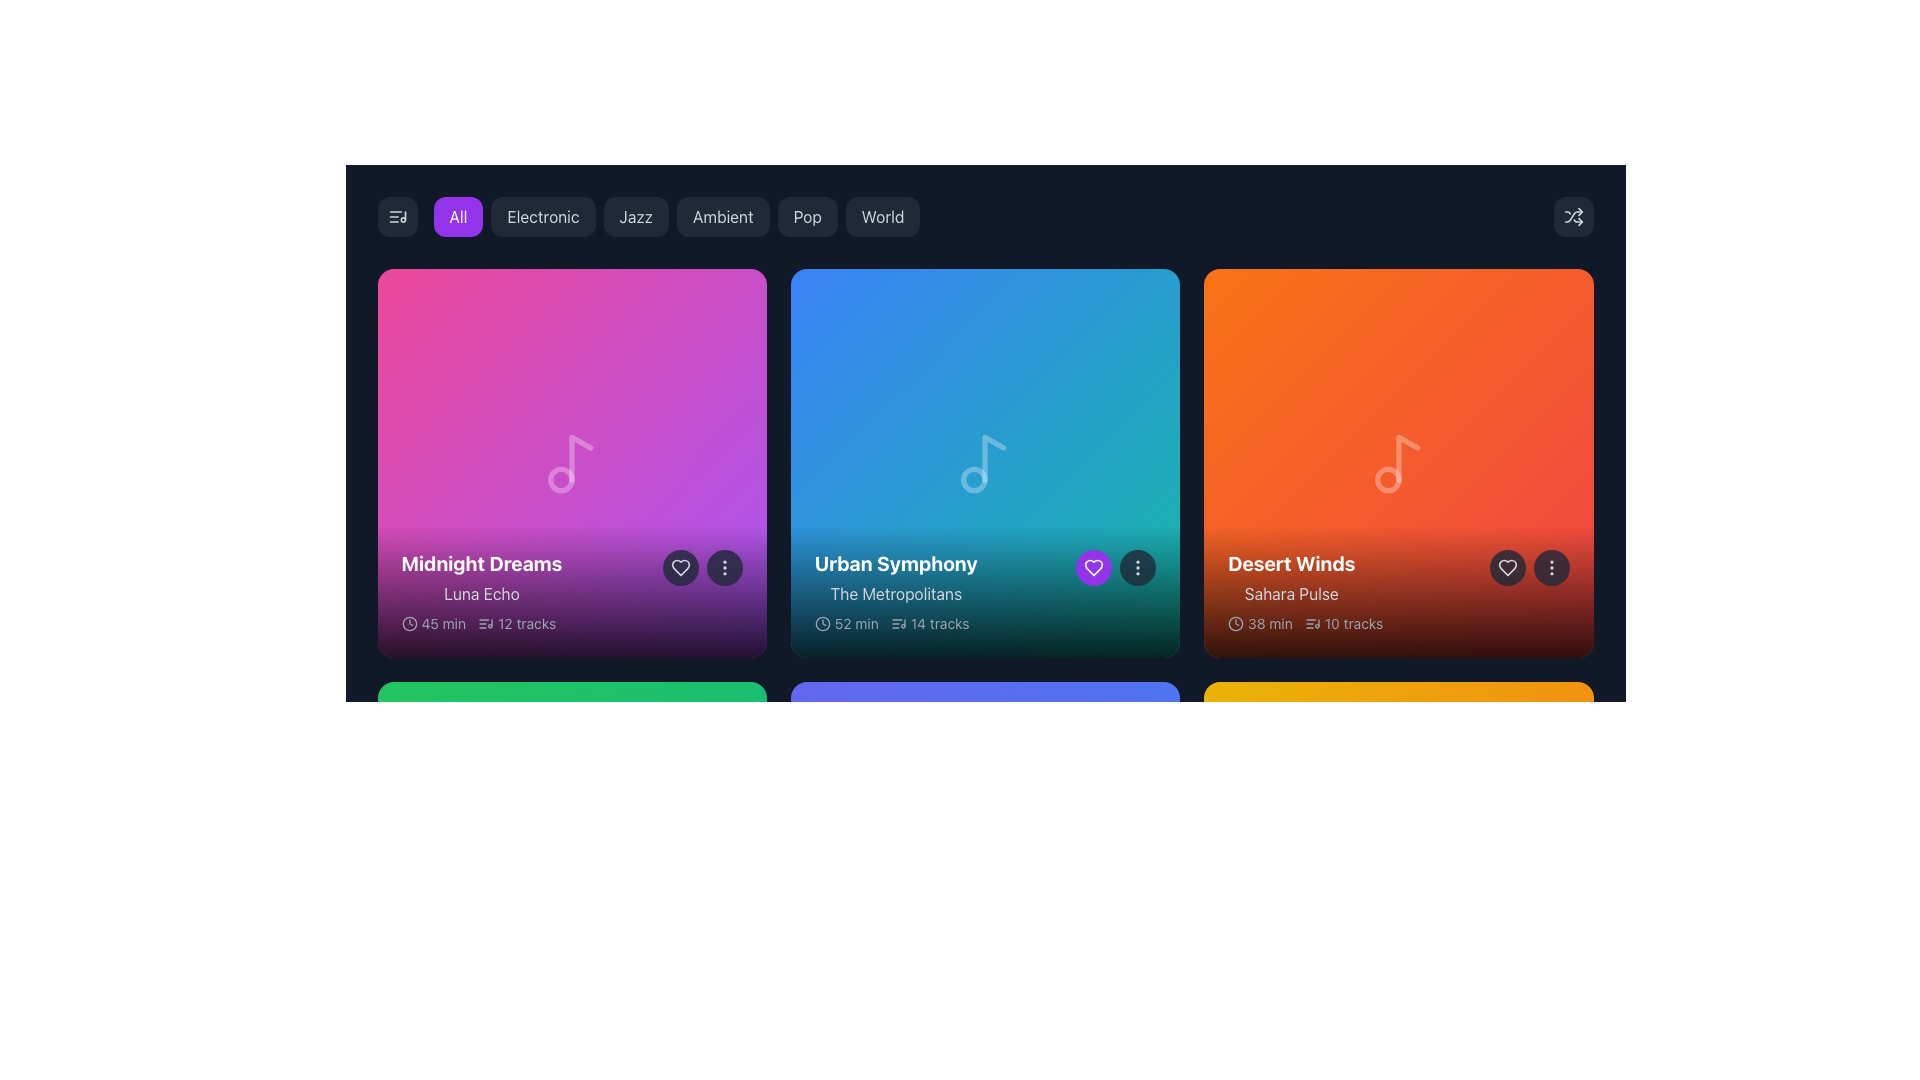 The image size is (1920, 1080). Describe the element at coordinates (723, 568) in the screenshot. I see `the ellipsis icon button, which consists of three vertically aligned dots in a light gray color, located at the bottom-right corner of the 'Midnight Dreams' content card` at that location.